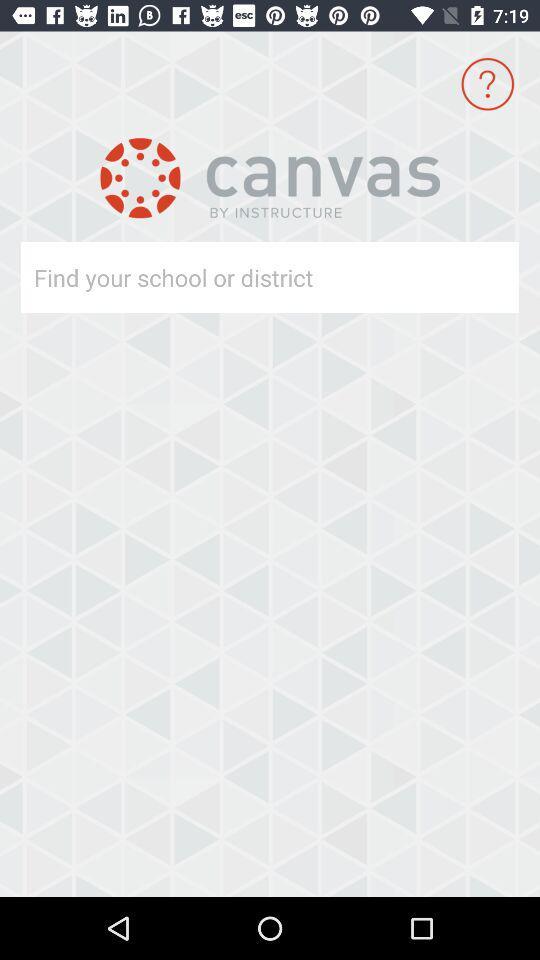 This screenshot has width=540, height=960. Describe the element at coordinates (486, 84) in the screenshot. I see `the help icon` at that location.